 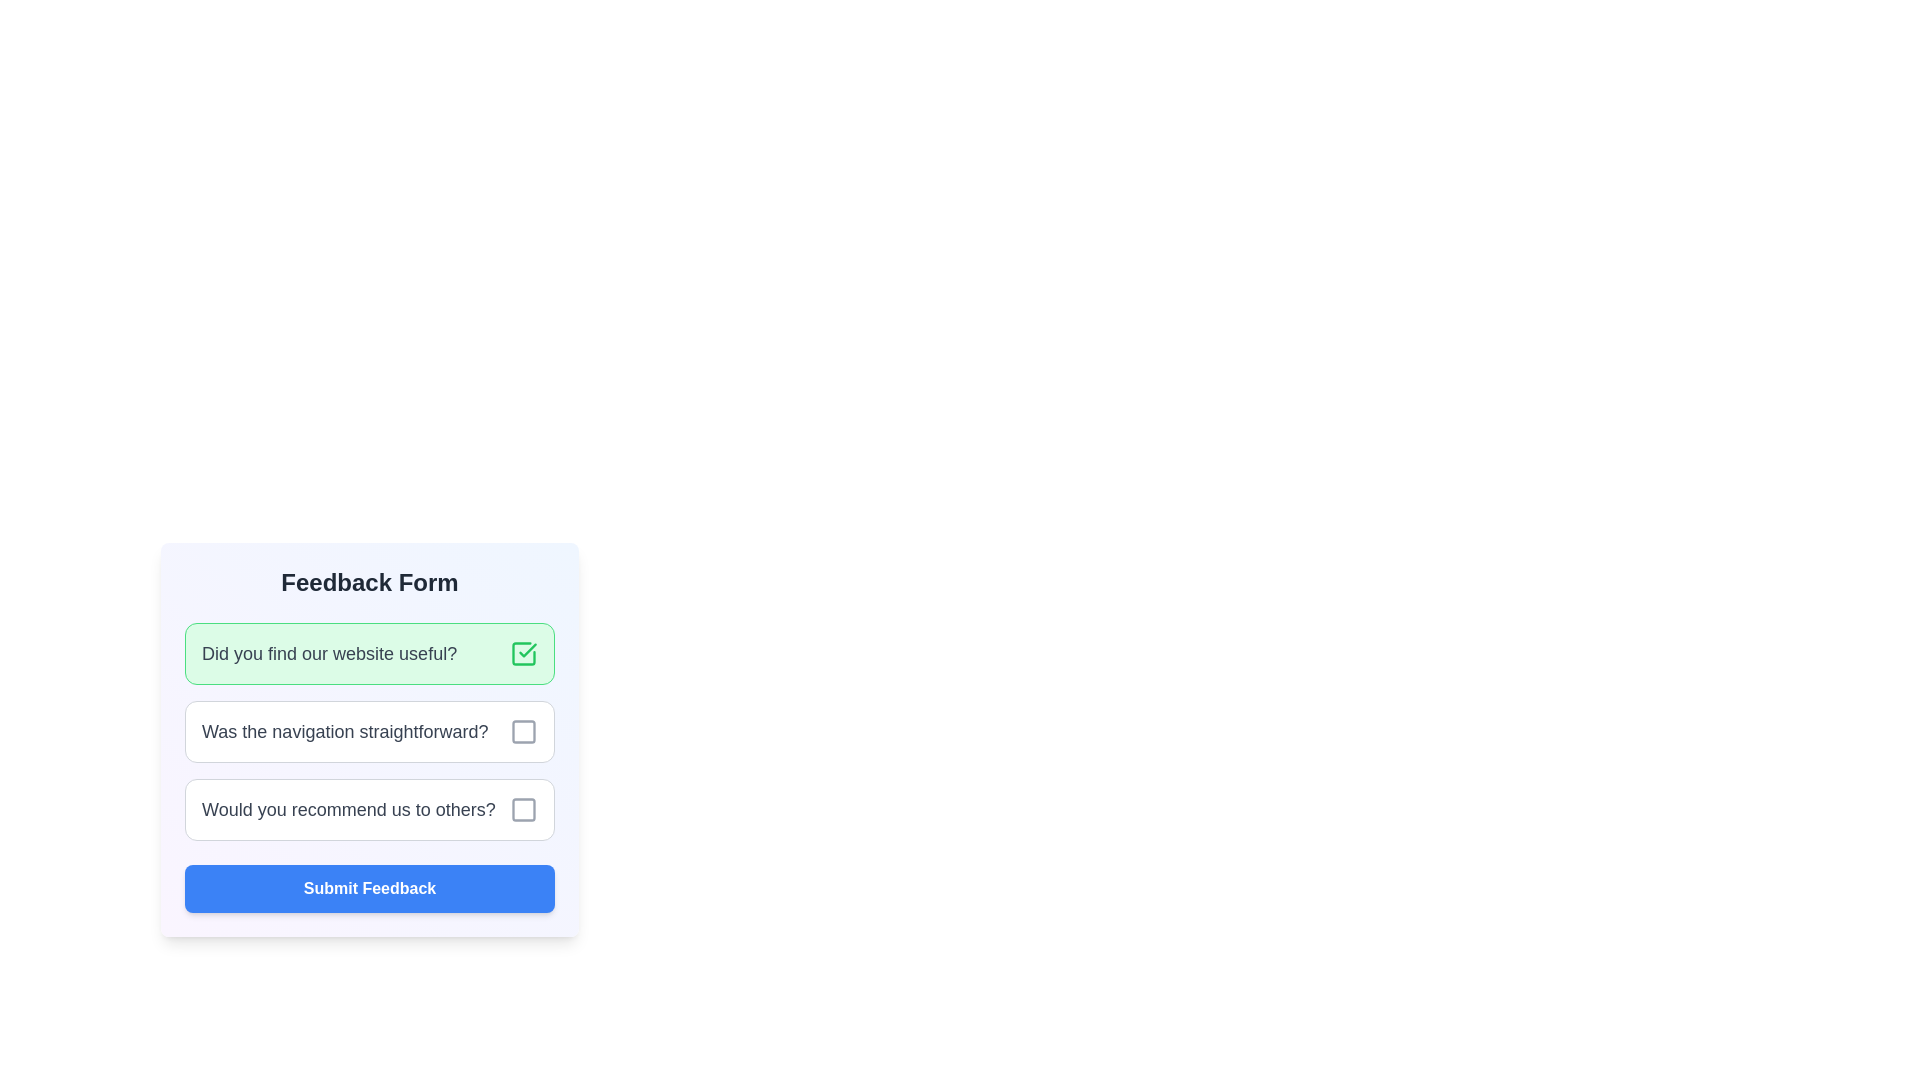 I want to click on the 'Submit Feedback' button to submit the form, so click(x=369, y=887).